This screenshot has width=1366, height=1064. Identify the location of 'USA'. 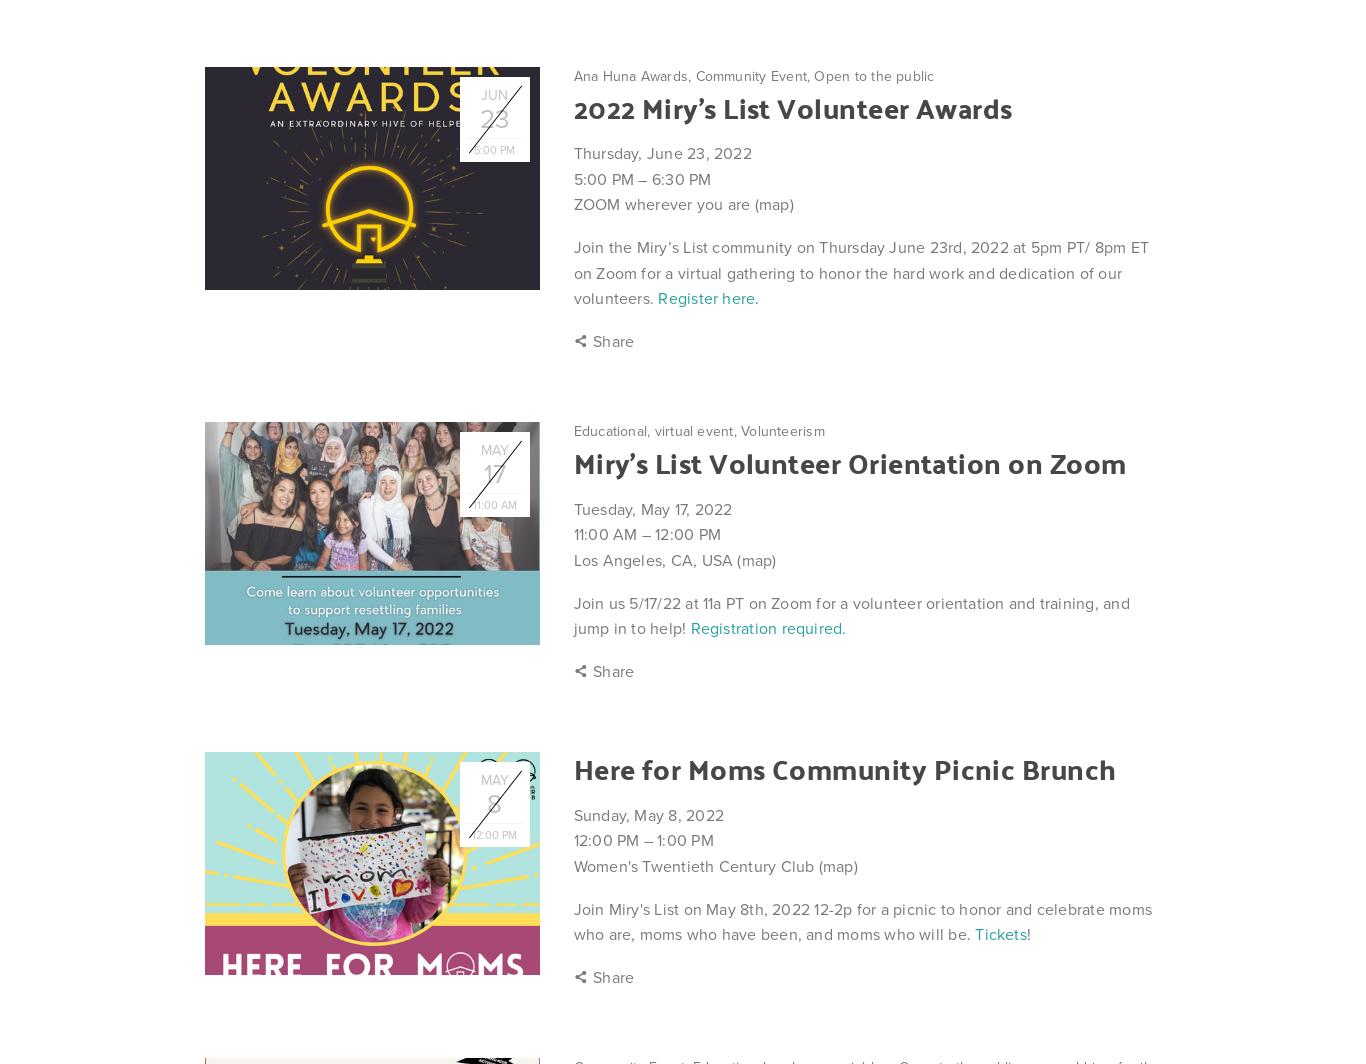
(717, 559).